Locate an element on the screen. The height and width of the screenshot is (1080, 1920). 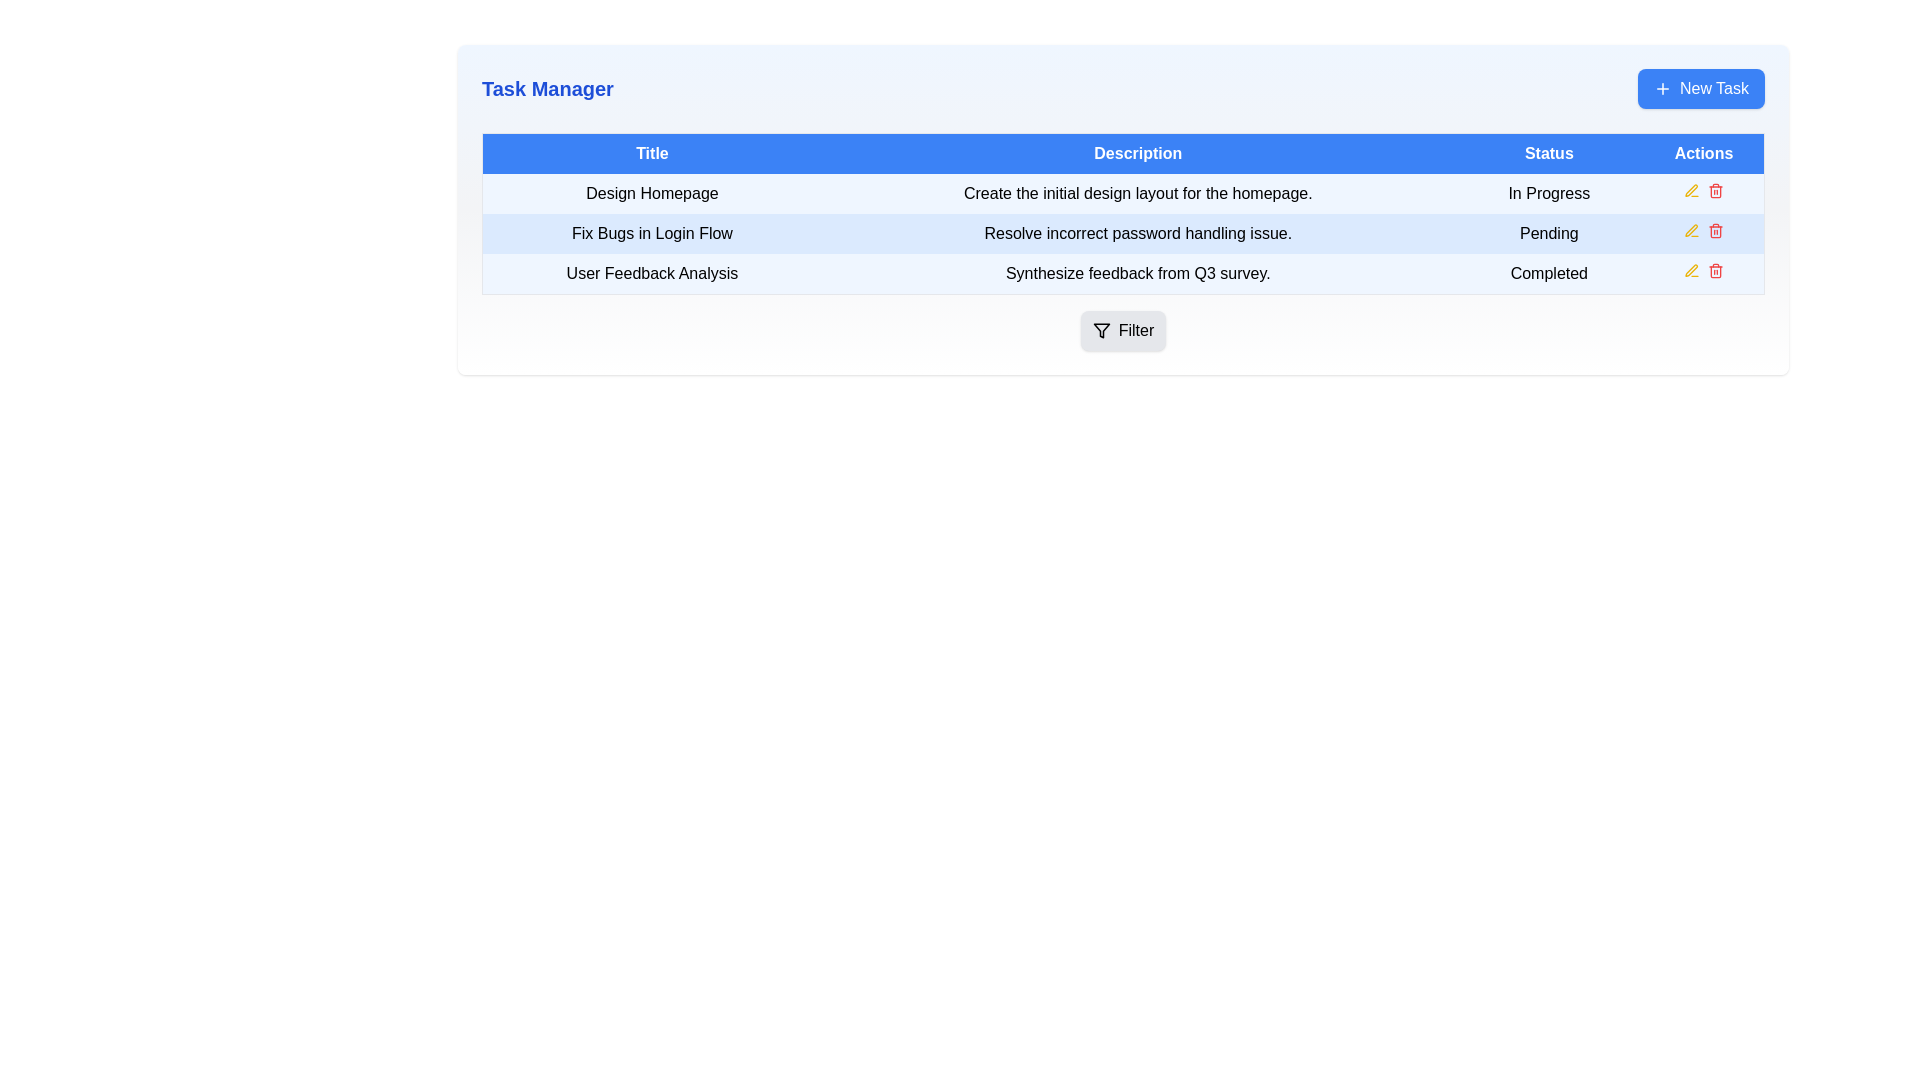
text label displaying 'User Feedback Analysis' located in the first cell of the third row under the 'Title' column in a table with a light blue background is located at coordinates (652, 274).